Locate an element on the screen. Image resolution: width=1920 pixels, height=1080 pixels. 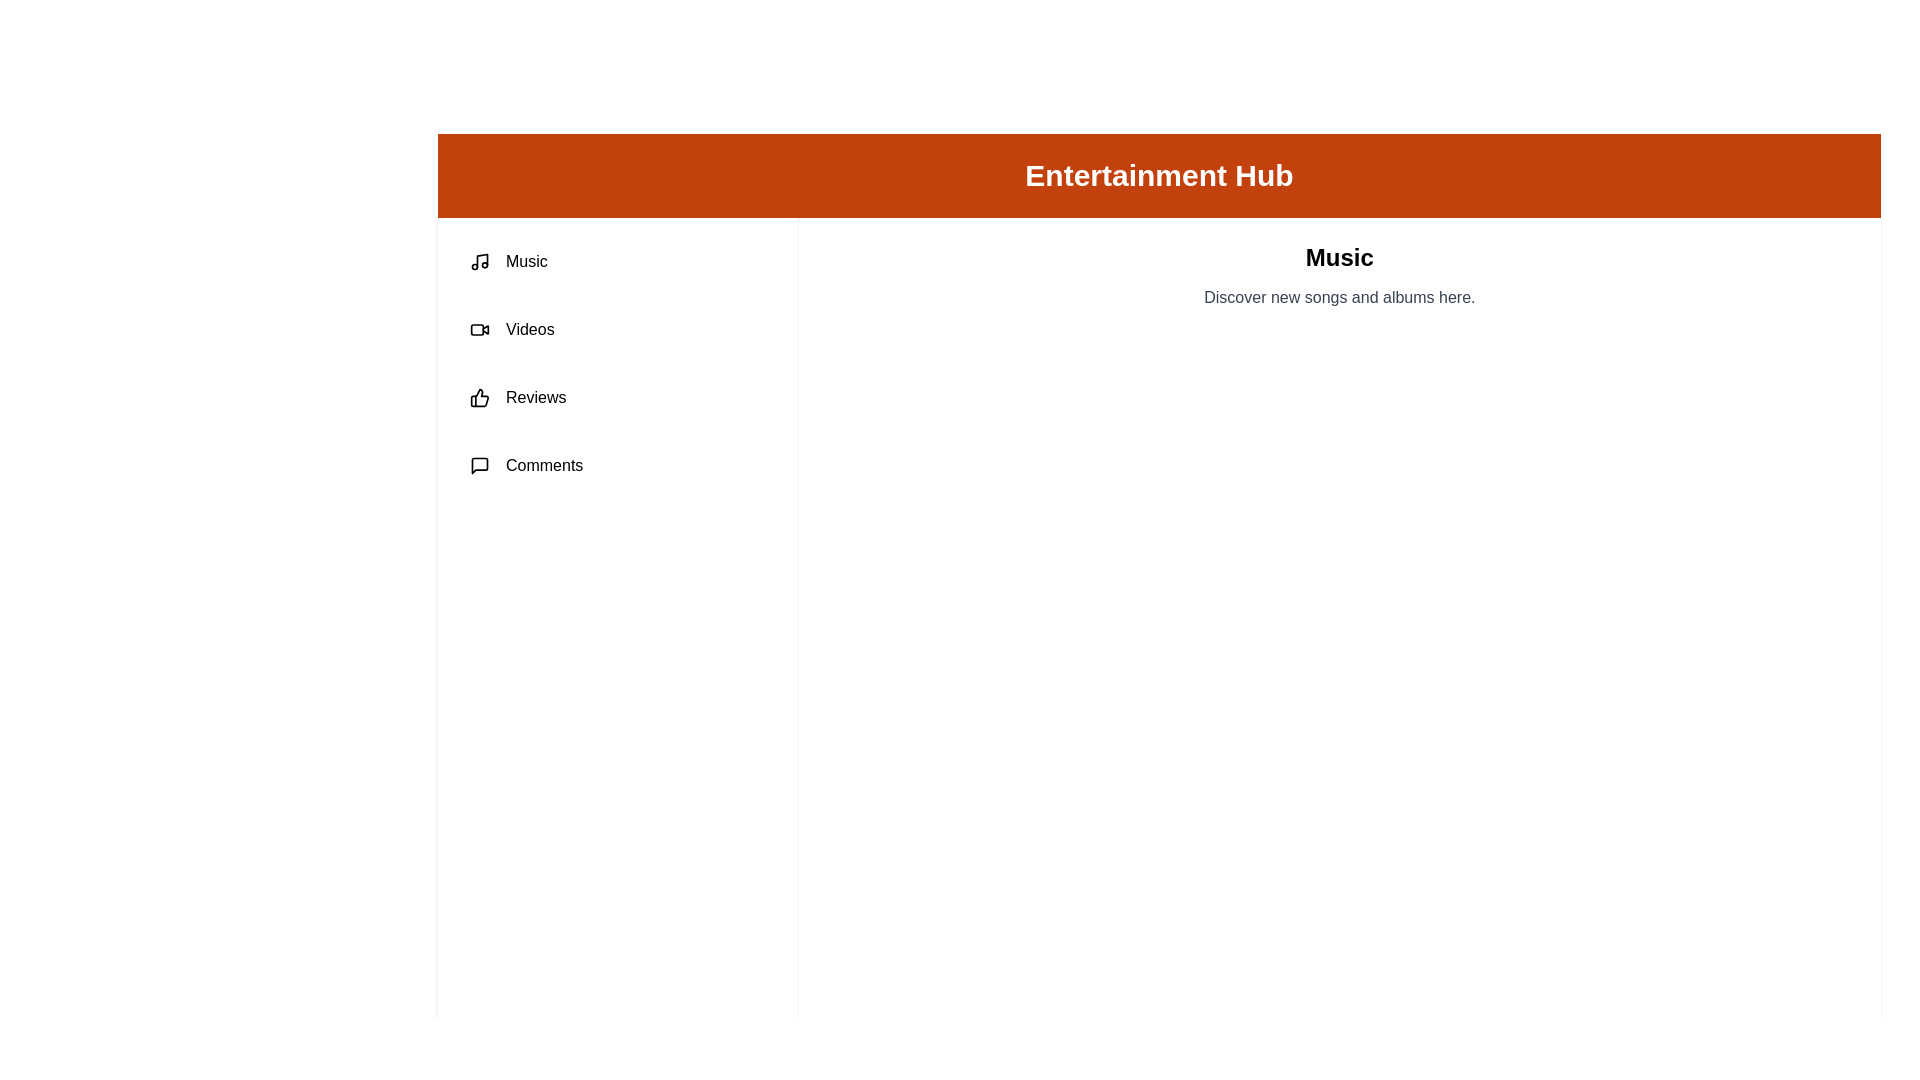
the tab labeled Reviews to view its content is located at coordinates (617, 397).